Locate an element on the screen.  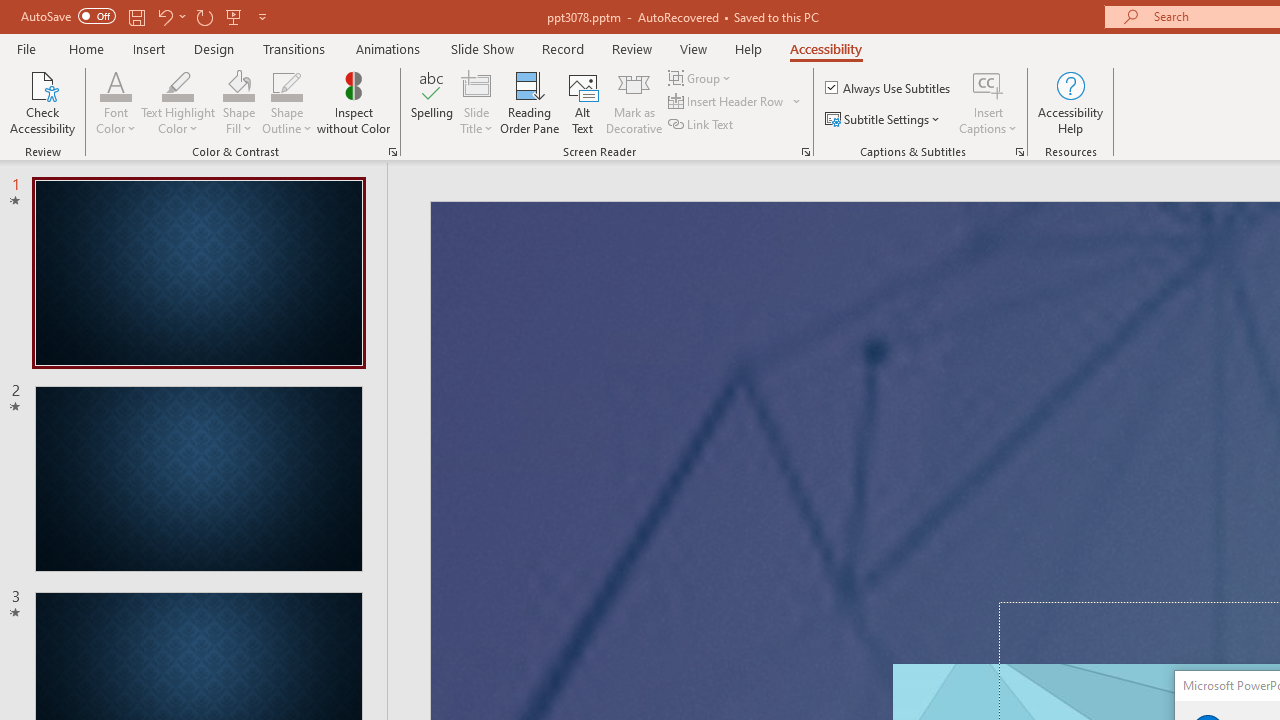
'Insert Header Row' is located at coordinates (735, 101).